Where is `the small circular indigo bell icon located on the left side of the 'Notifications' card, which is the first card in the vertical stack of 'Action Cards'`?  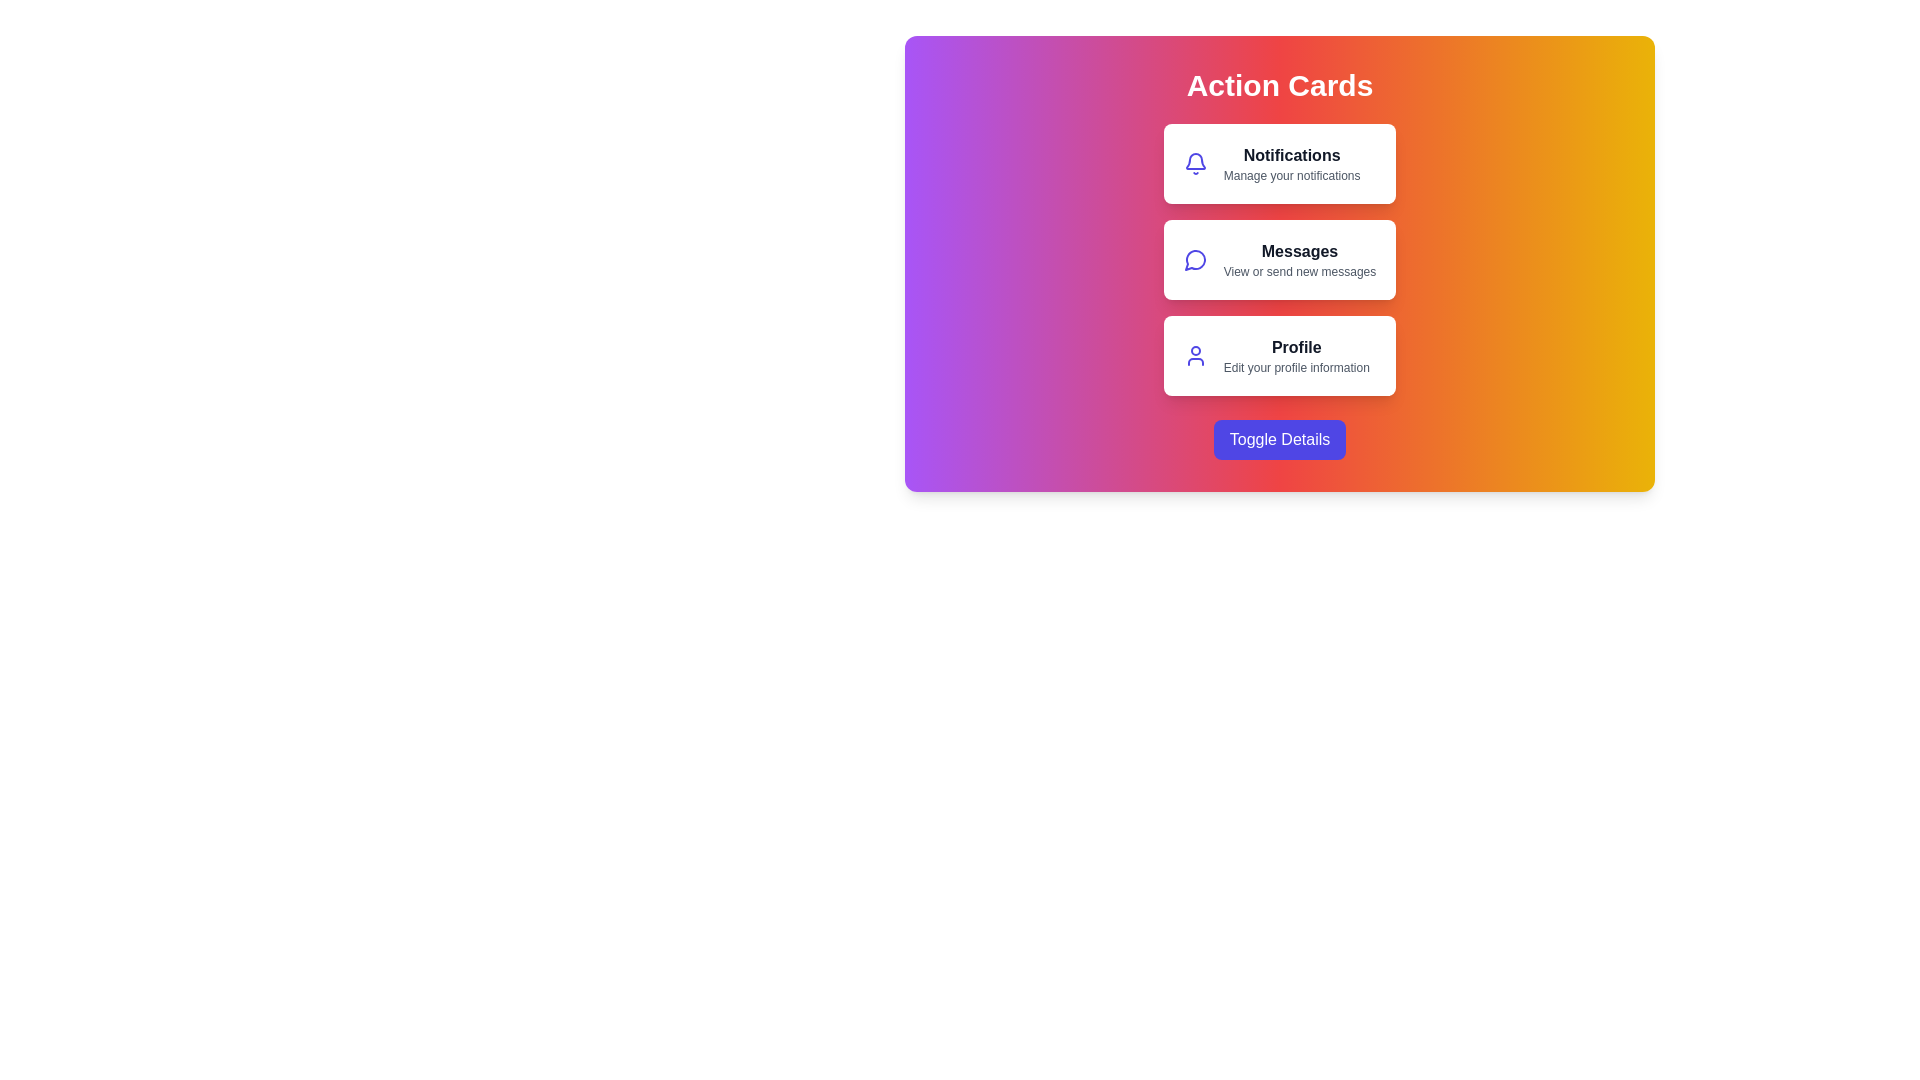 the small circular indigo bell icon located on the left side of the 'Notifications' card, which is the first card in the vertical stack of 'Action Cards' is located at coordinates (1195, 163).